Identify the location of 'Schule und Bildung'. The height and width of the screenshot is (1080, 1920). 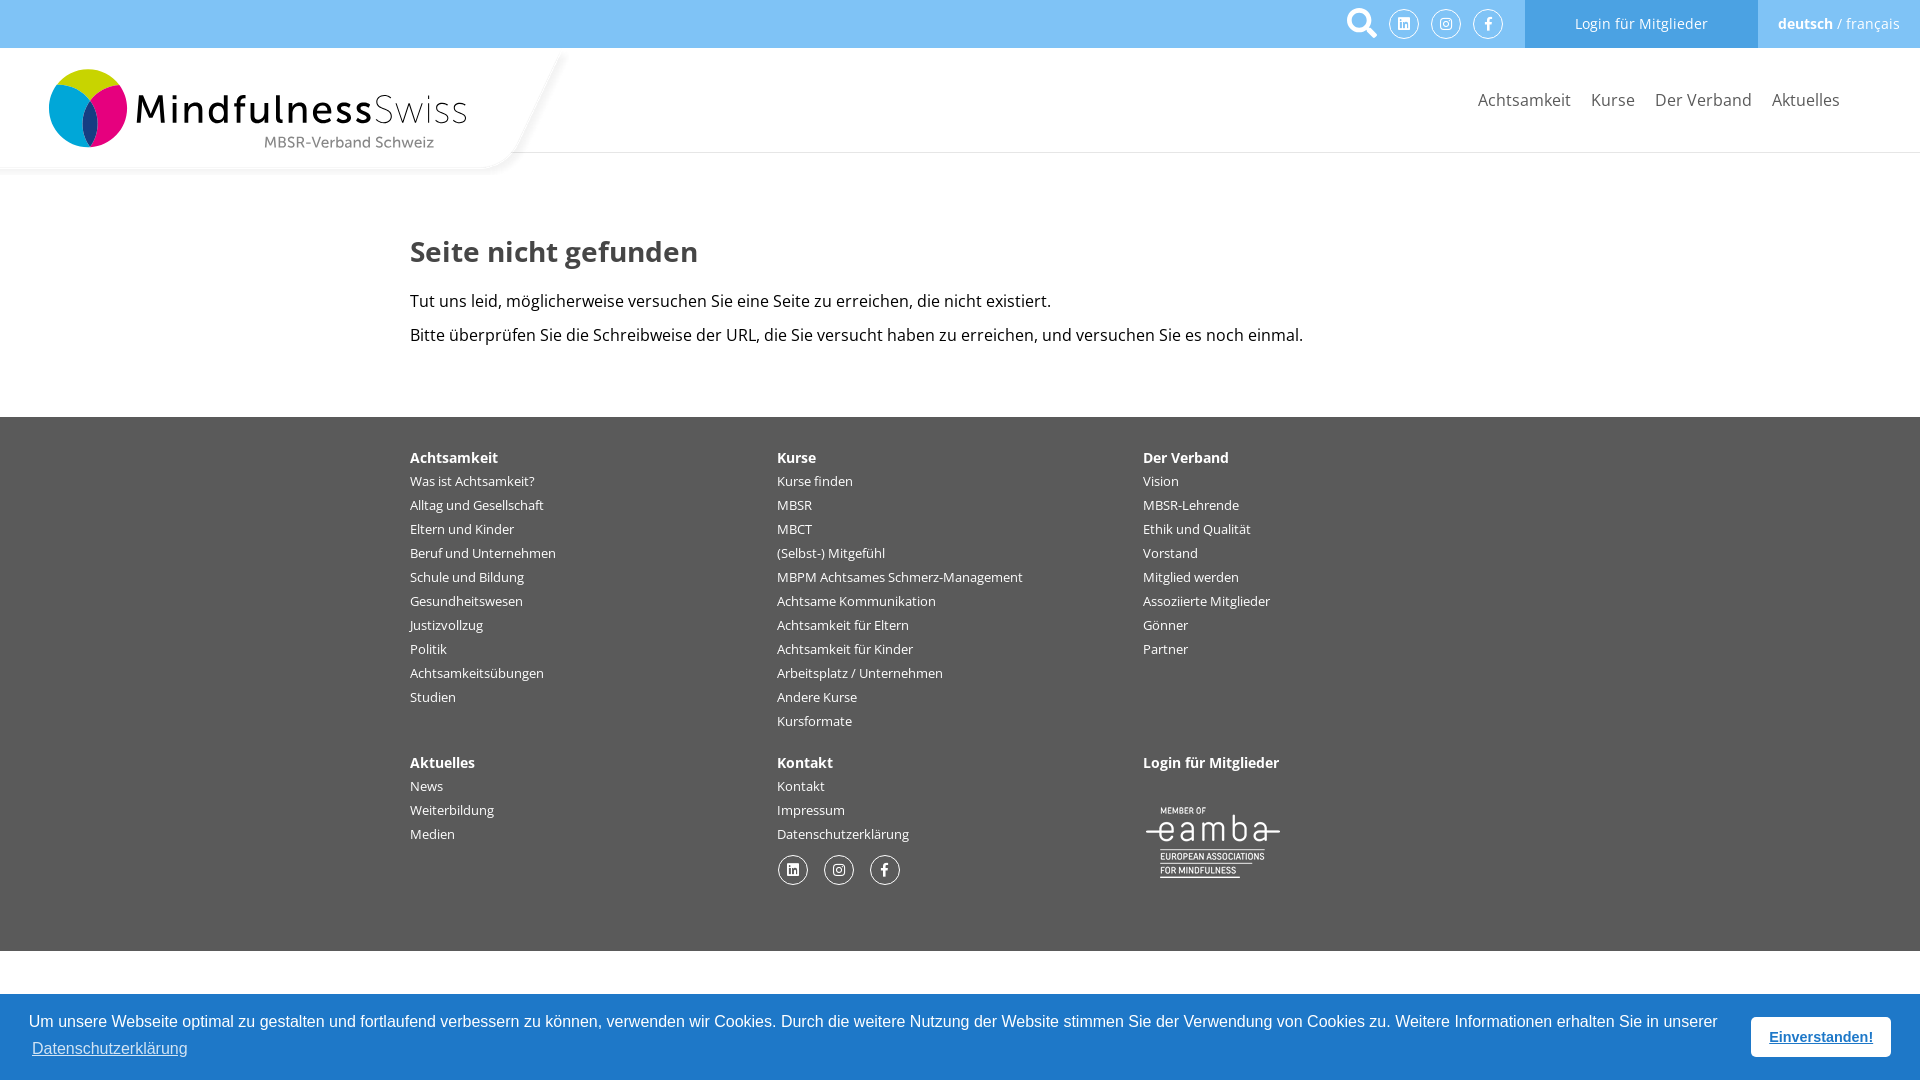
(408, 578).